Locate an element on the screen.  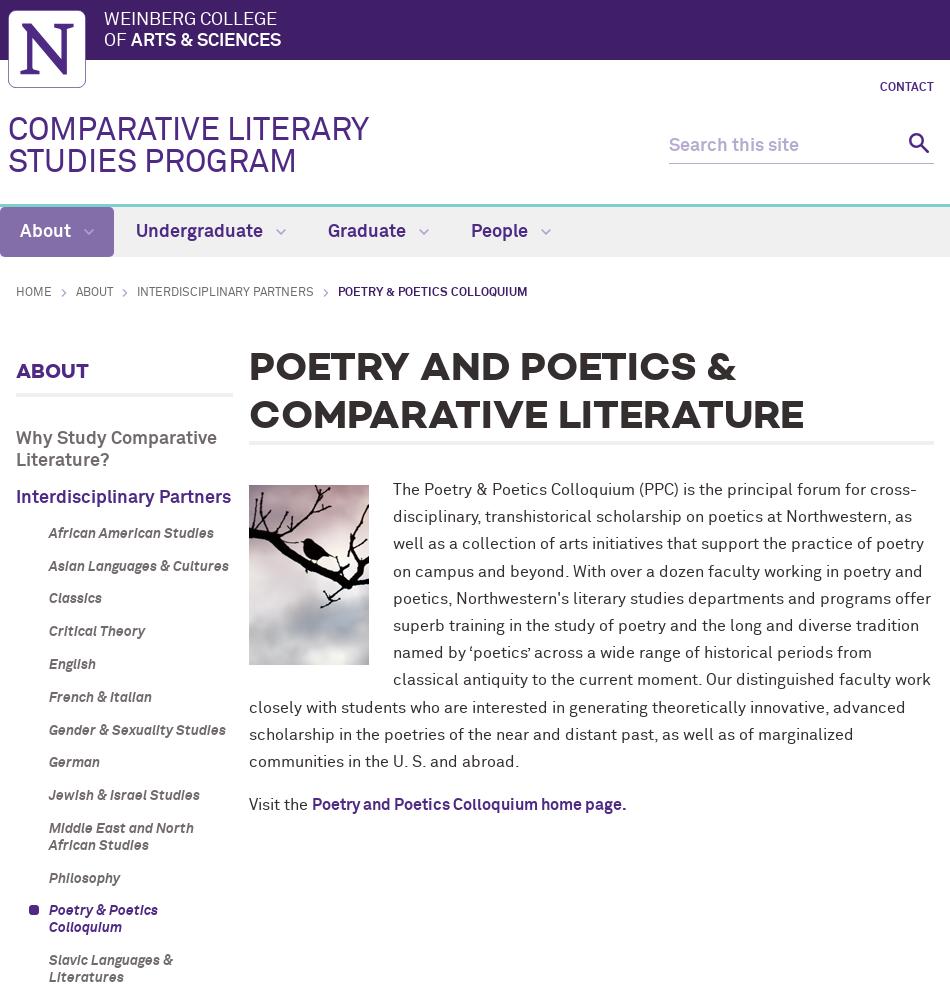
'The Poetry & Poetics Colloquium (PPC) is the principal forum for cross-disciplinary, transhistorical scholarship on poetics at Northwestern, as well as a collection of arts initiatives that support the practice of poetry on campus and beyond. With over a dozen faculty working in poetry and poetics, Northwestern's literary studies departments and programs offer superb training in the study of poetry and the long and diverse tradition named by ‘poetics’ across a wide range of historical periods from classical antiquity to the current moment. Our distinguished faculty work closely with students who are interested in generating theoretically innovative, advanced scholarship in the poetries of the near and distant past, as well as of marginalized communities in the U. S. and abroad.' is located at coordinates (247, 625).